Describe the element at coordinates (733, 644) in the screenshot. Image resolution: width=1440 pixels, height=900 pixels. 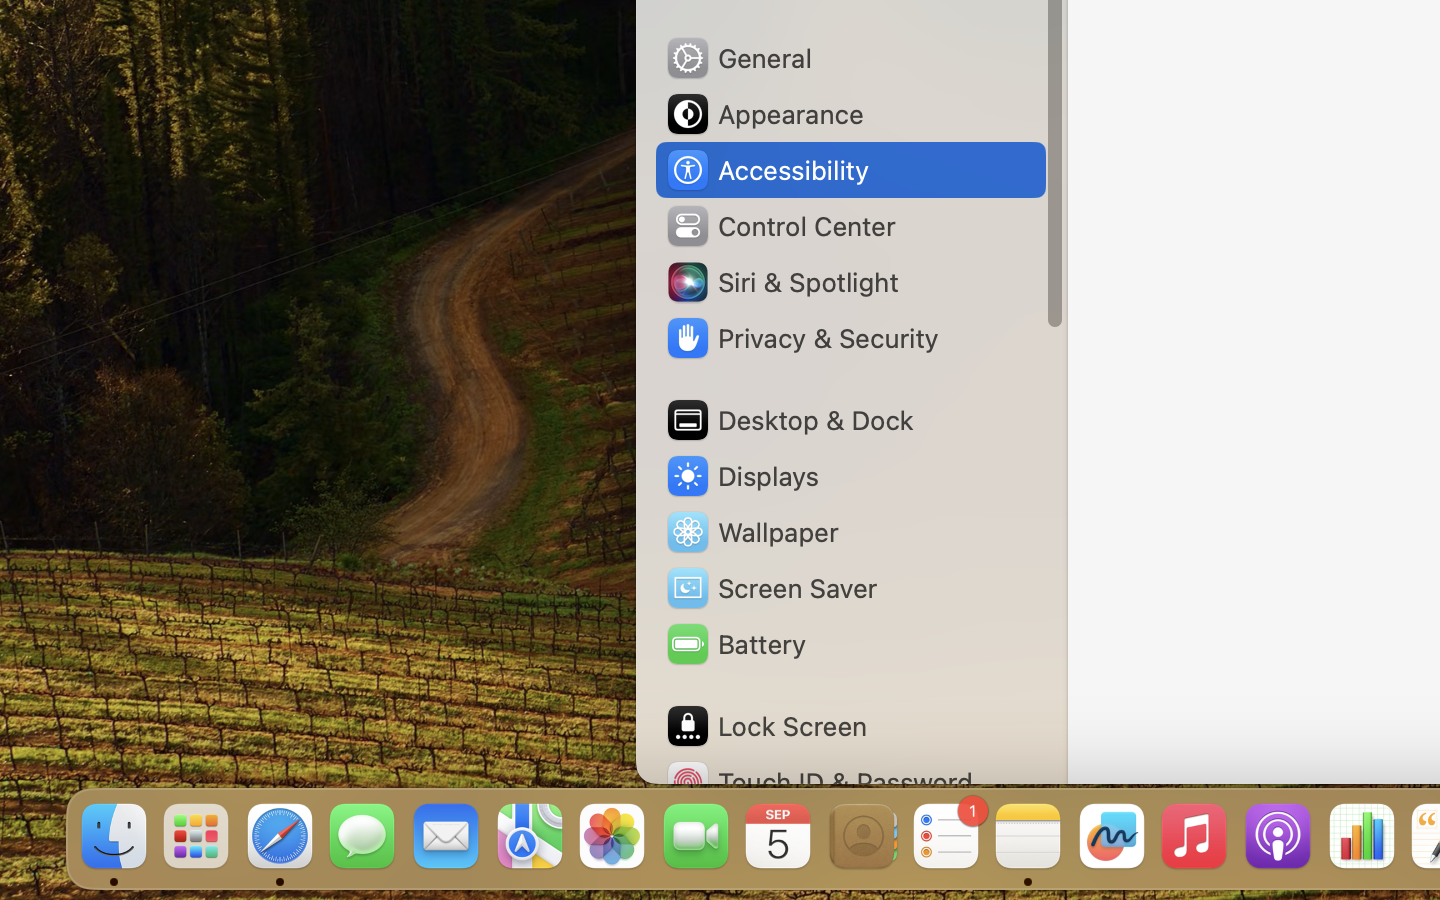
I see `'Battery'` at that location.